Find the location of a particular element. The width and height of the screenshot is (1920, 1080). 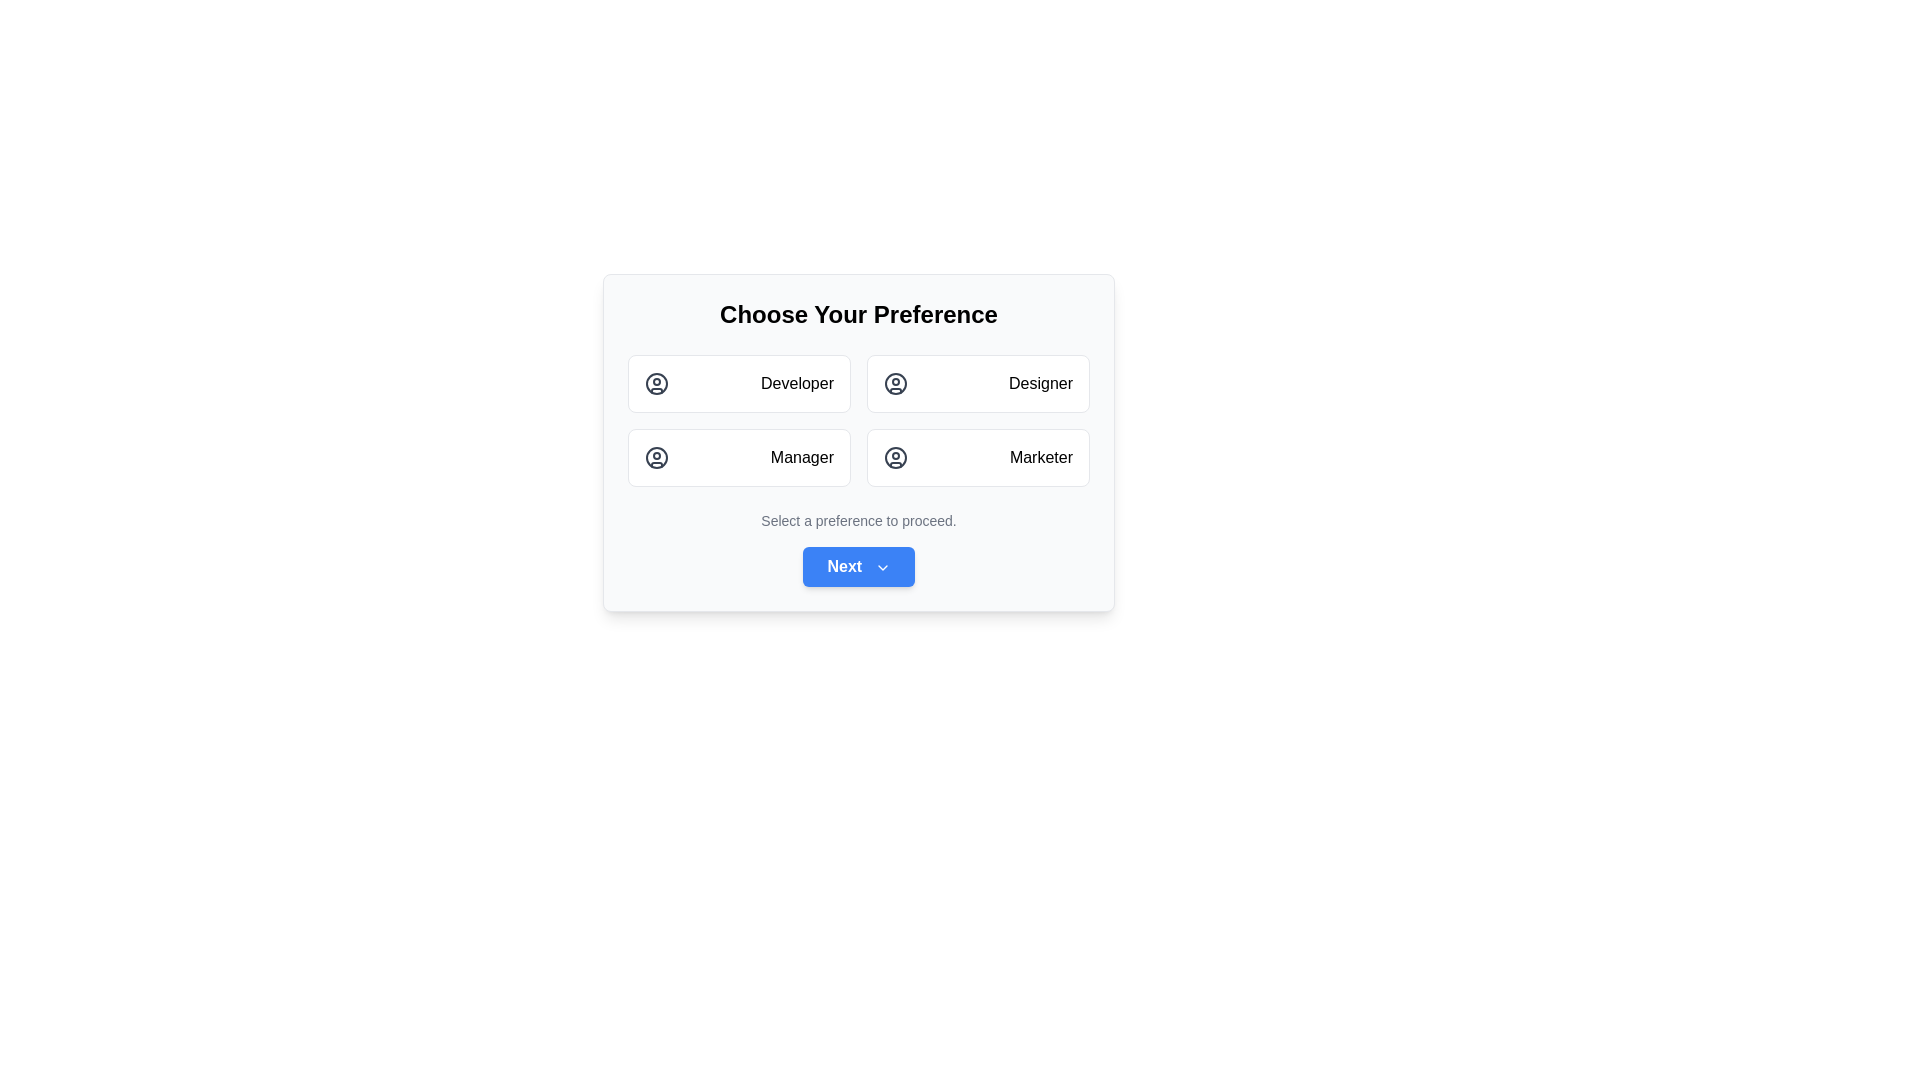

the 'Next' button is located at coordinates (859, 567).